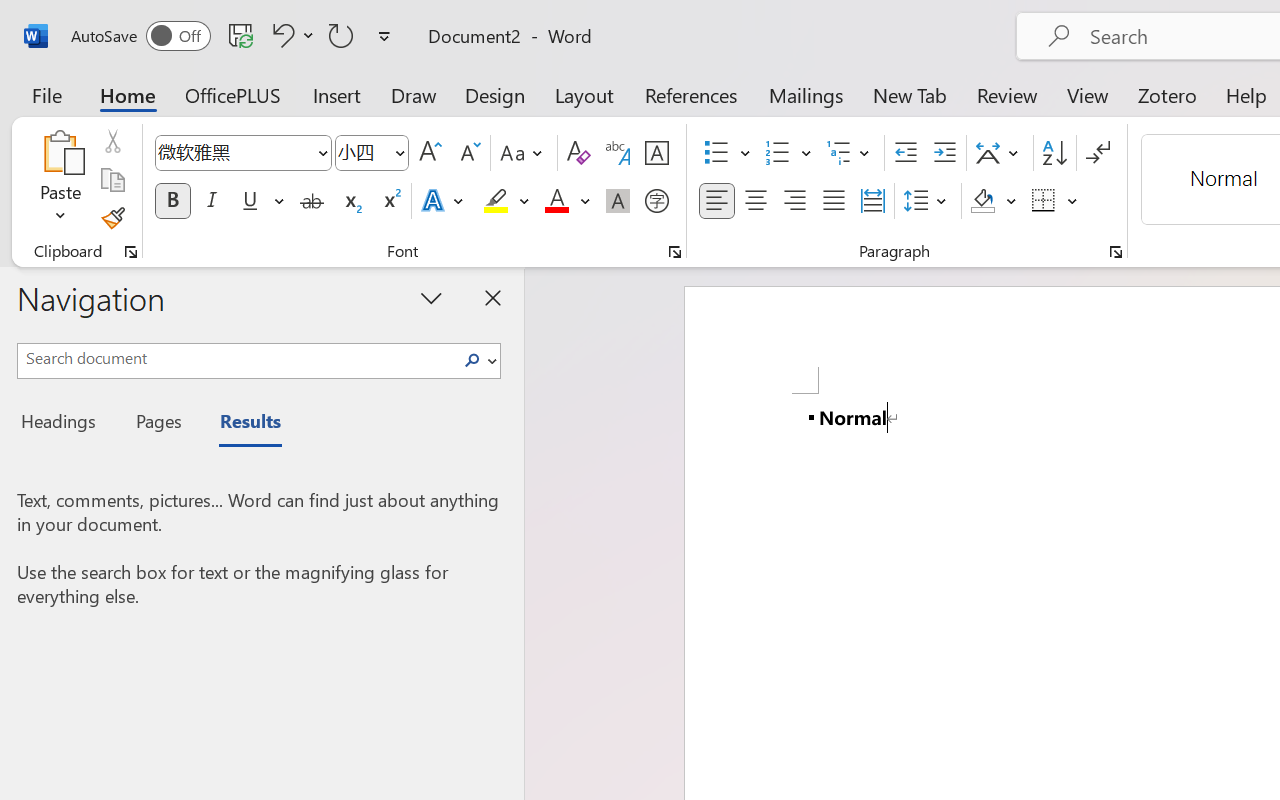 The height and width of the screenshot is (800, 1280). I want to click on 'View', so click(1087, 94).